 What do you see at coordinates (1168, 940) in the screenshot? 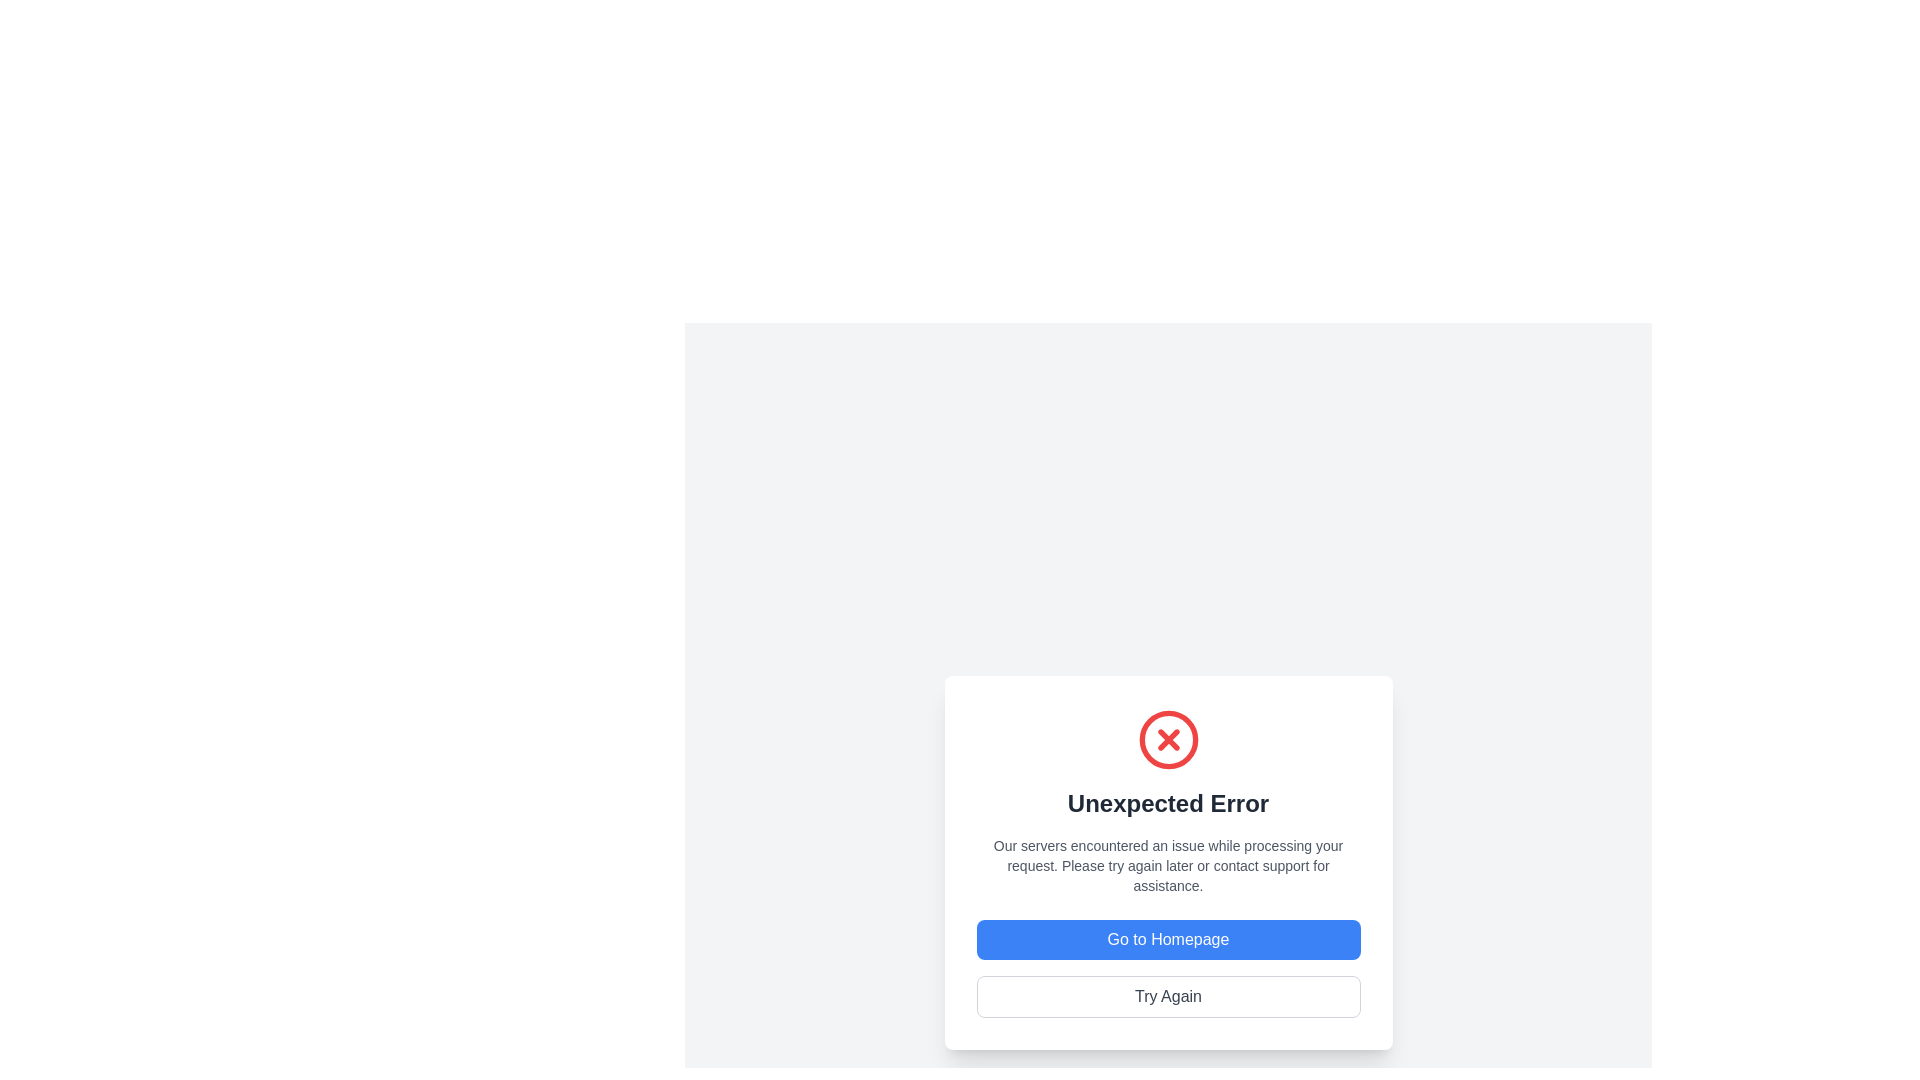
I see `the rectangular button with rounded corners and blue background labeled 'Go to Homepage'` at bounding box center [1168, 940].